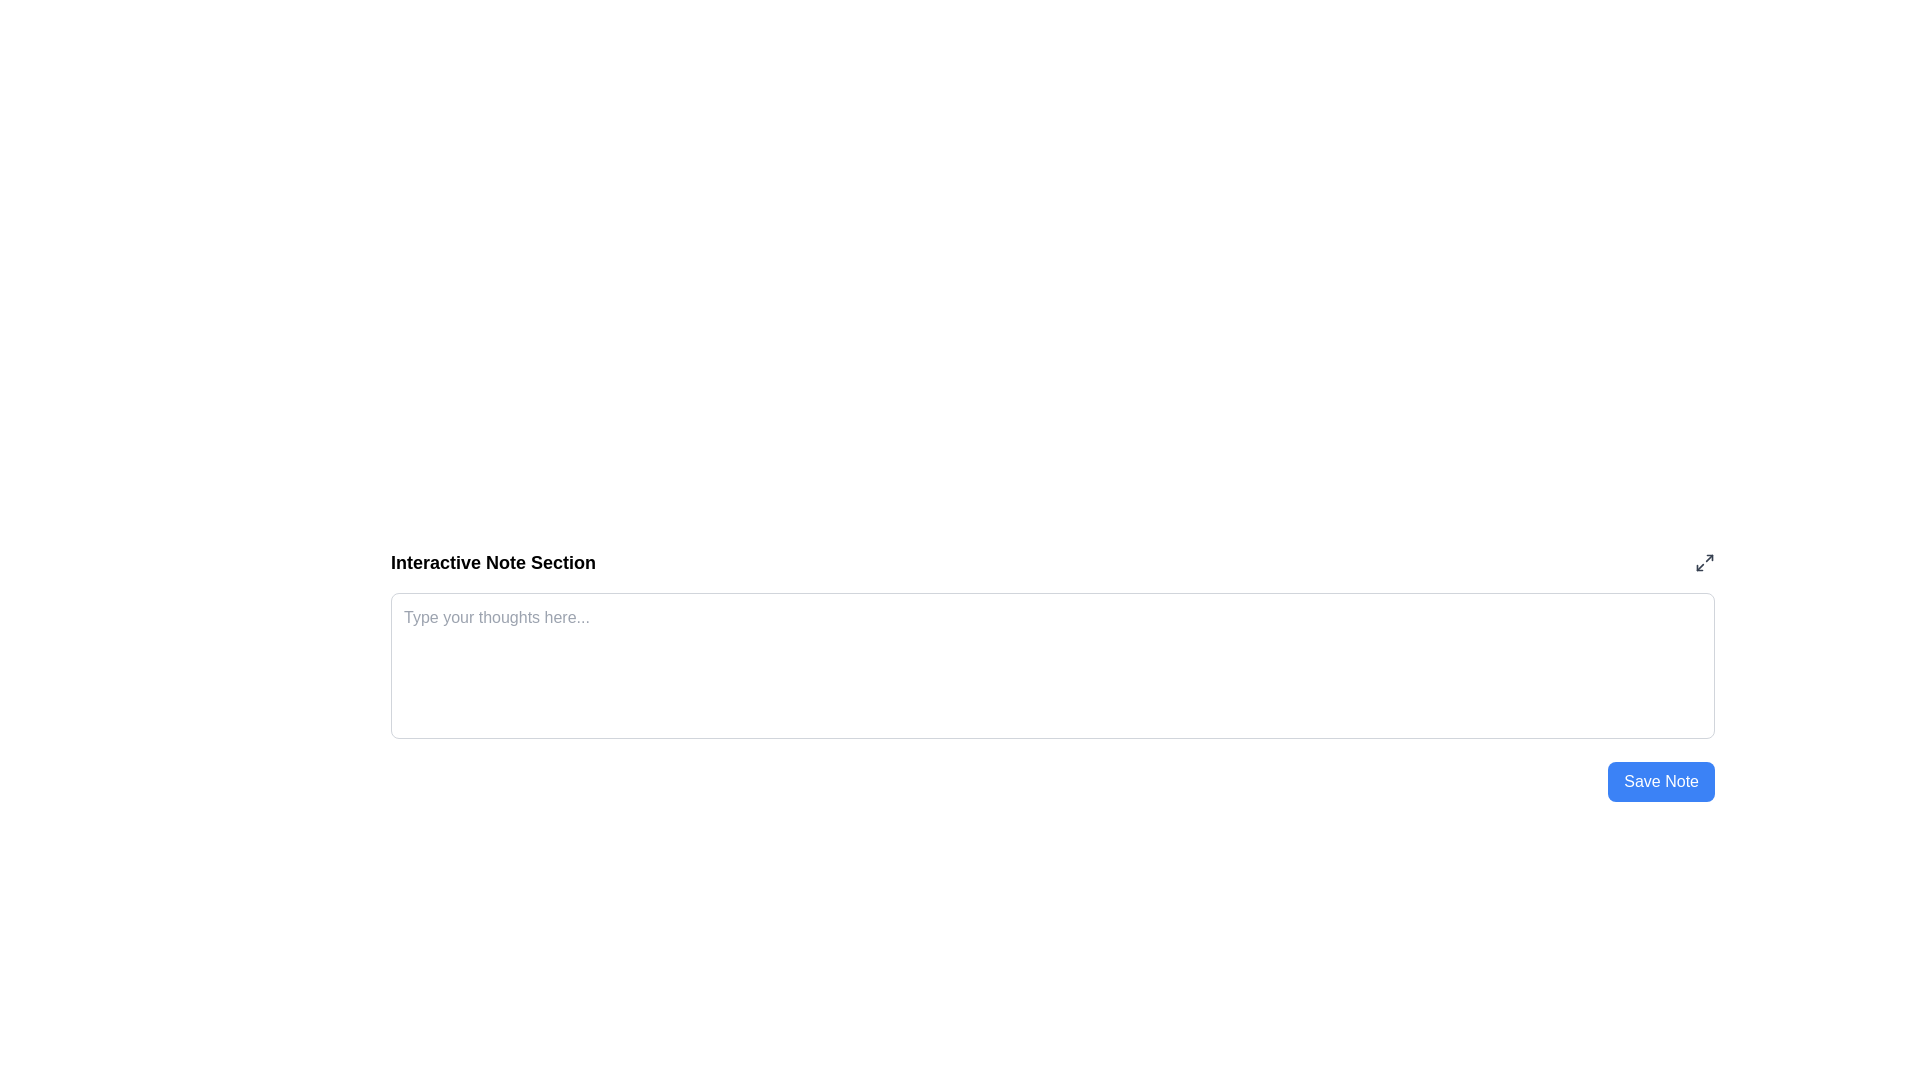  I want to click on the maximize button in the top-right corner of the Interactive Note Section, so click(1703, 563).